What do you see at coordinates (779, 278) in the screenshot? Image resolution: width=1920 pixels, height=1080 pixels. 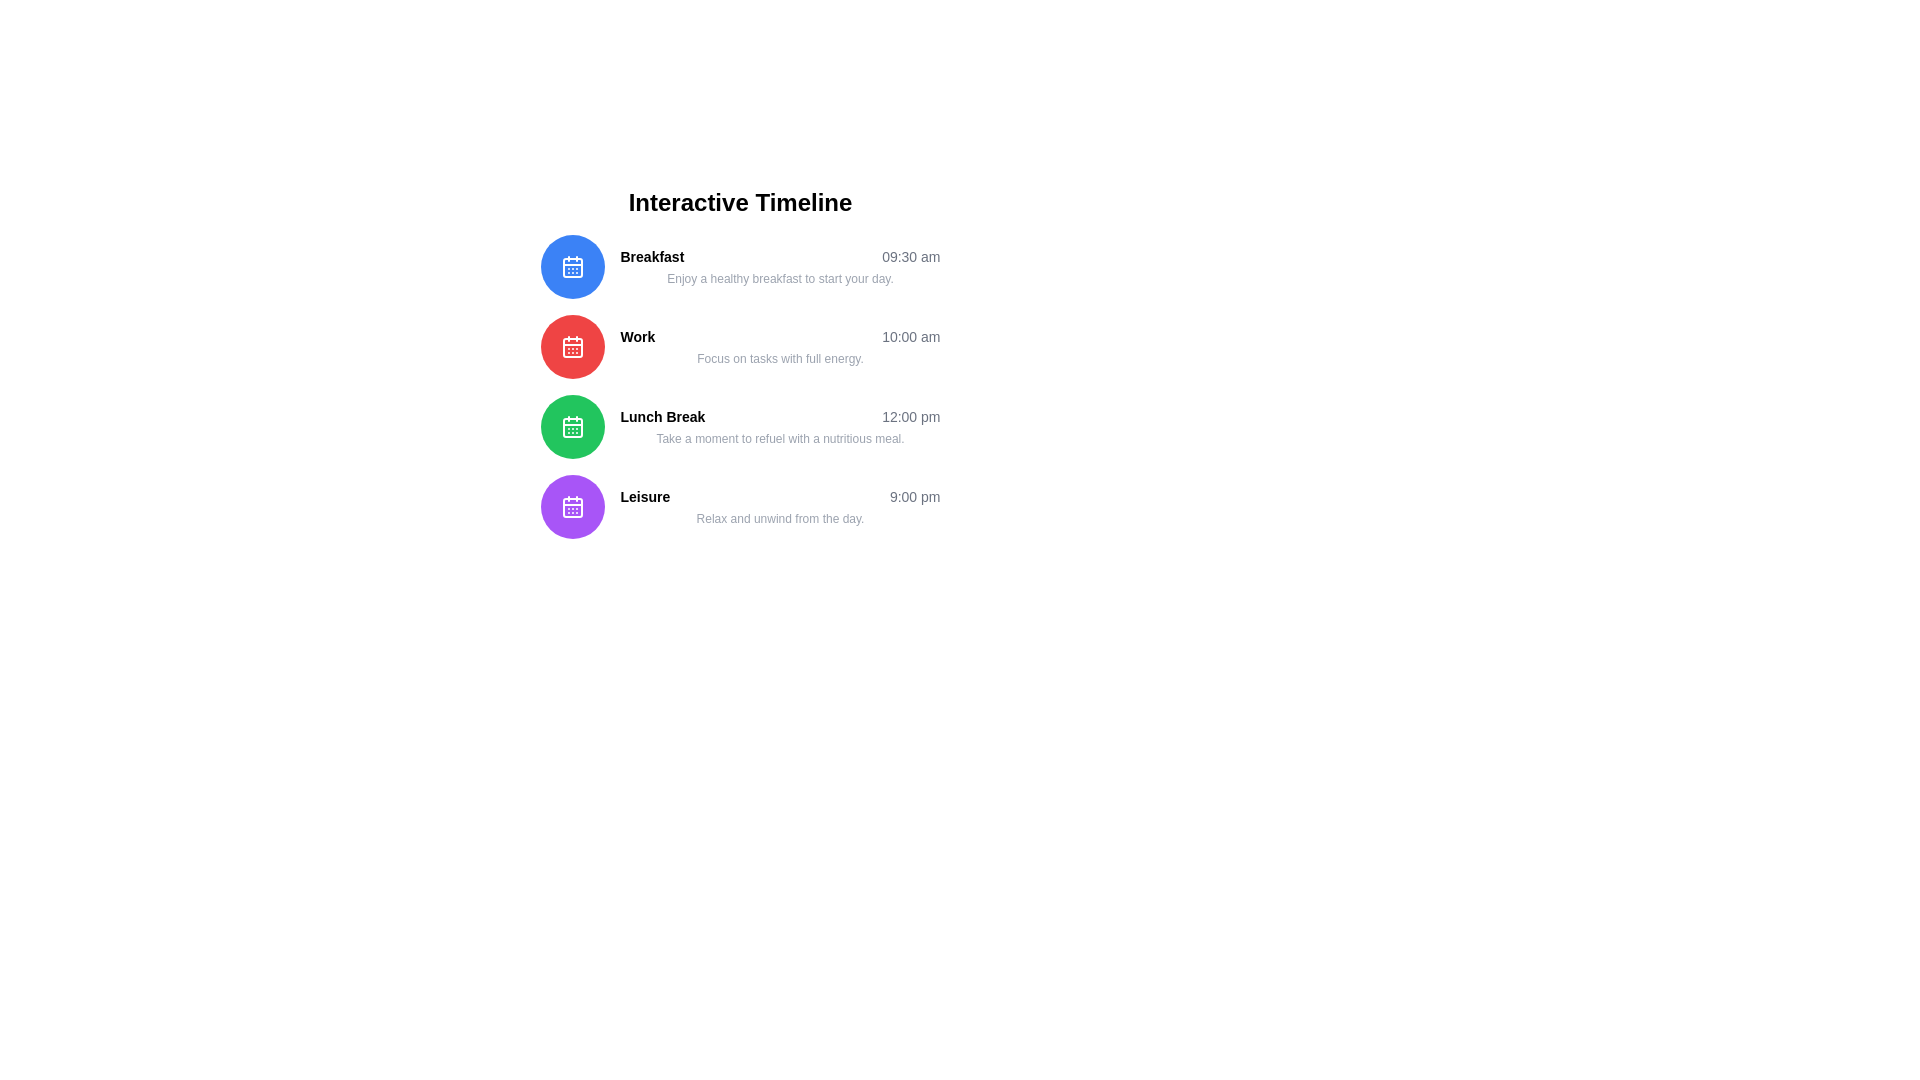 I see `text label displaying 'Enjoy a healthy breakfast to start your day.' located below the 'Breakfast' header and time indicator in the timeline interface` at bounding box center [779, 278].